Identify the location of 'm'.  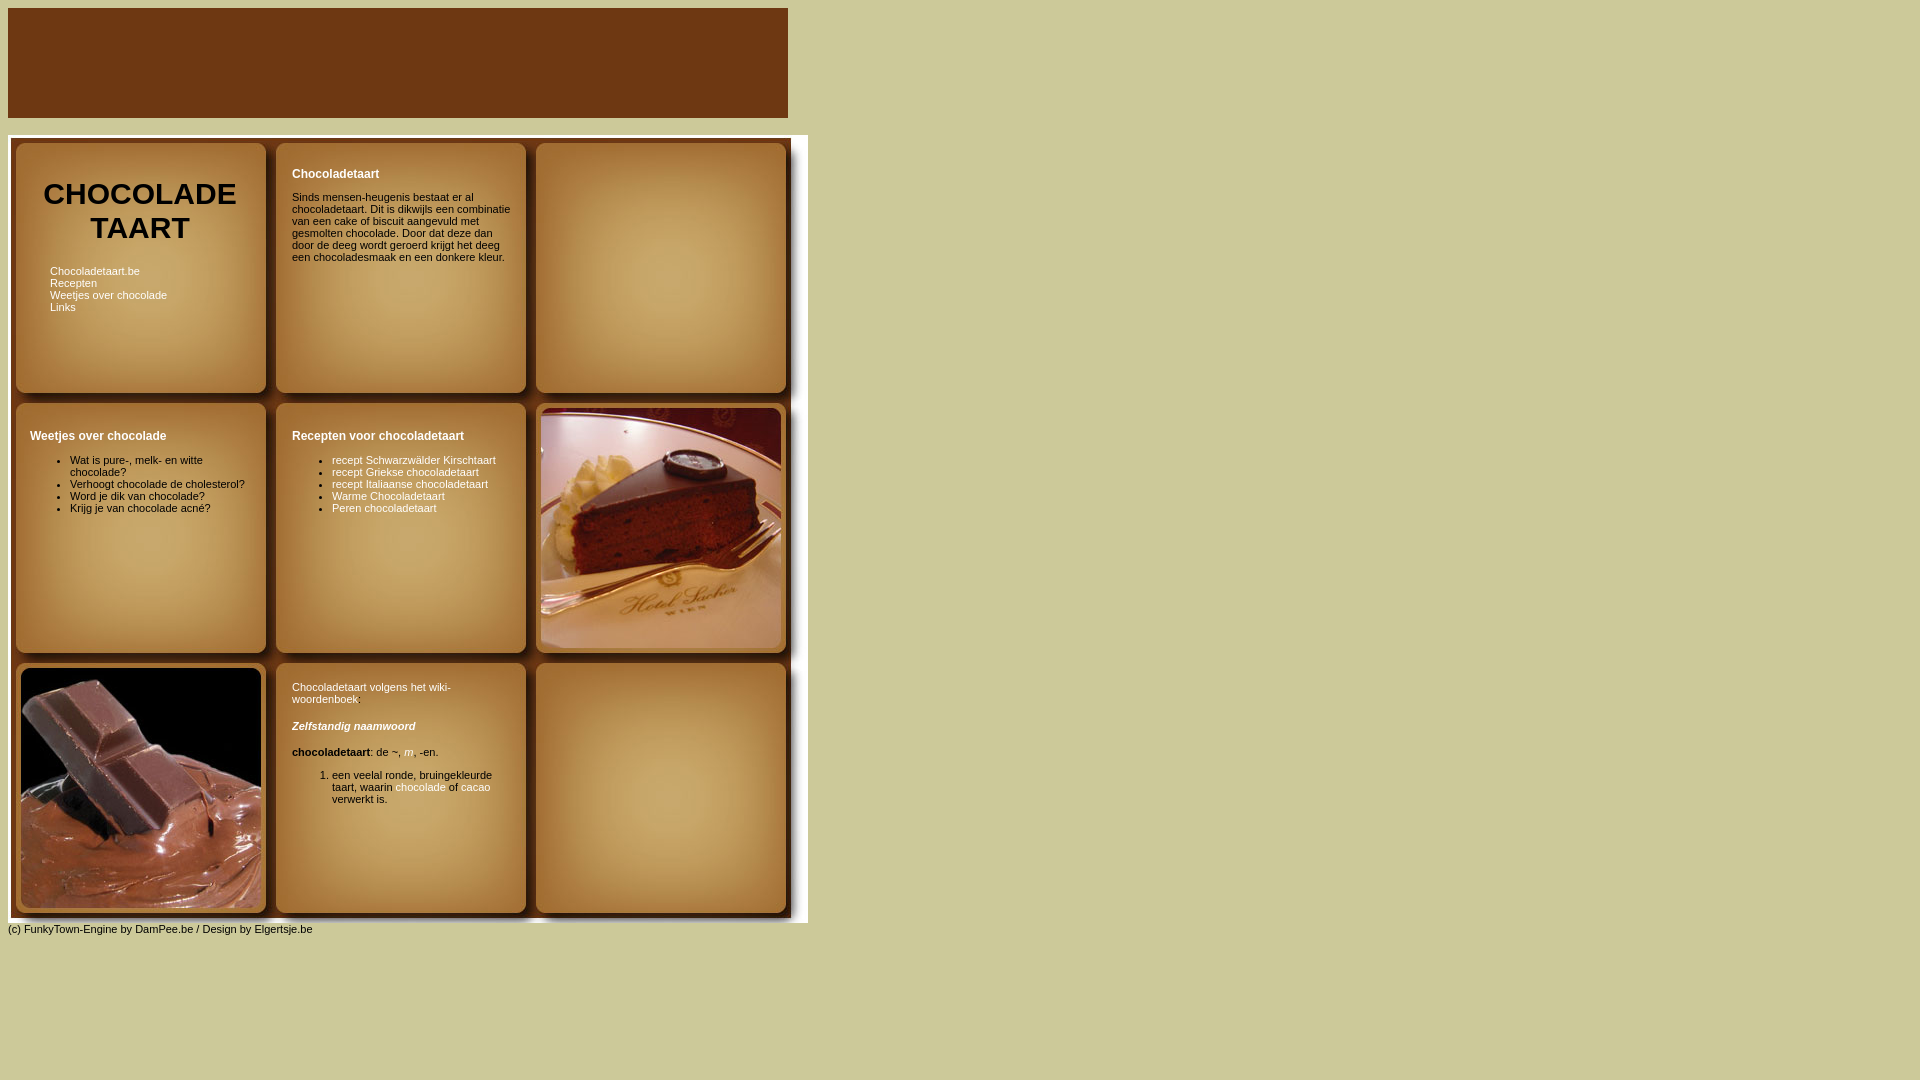
(407, 752).